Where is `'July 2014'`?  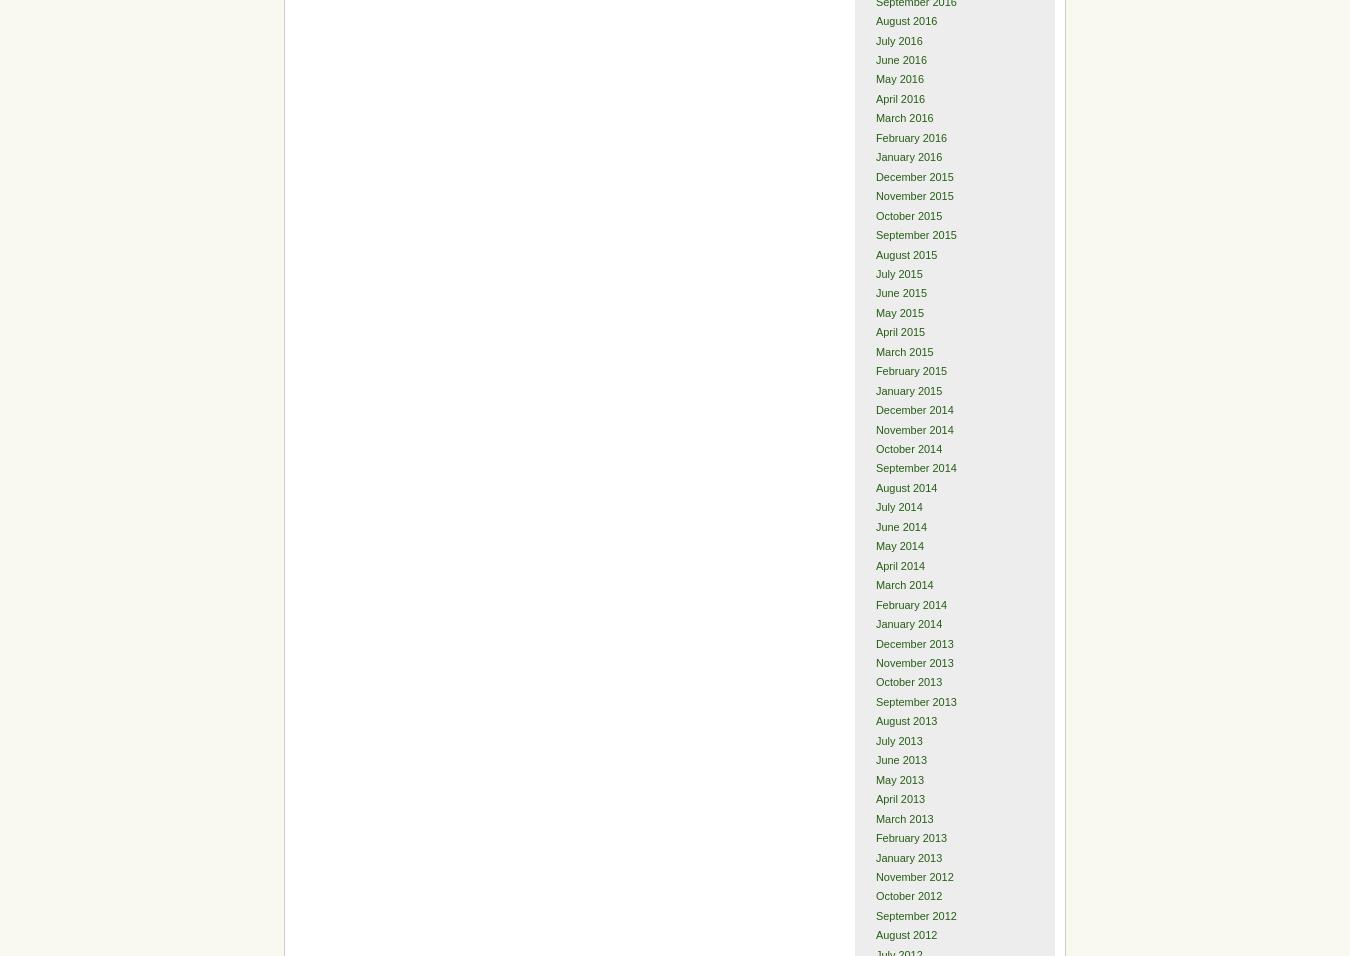 'July 2014' is located at coordinates (874, 505).